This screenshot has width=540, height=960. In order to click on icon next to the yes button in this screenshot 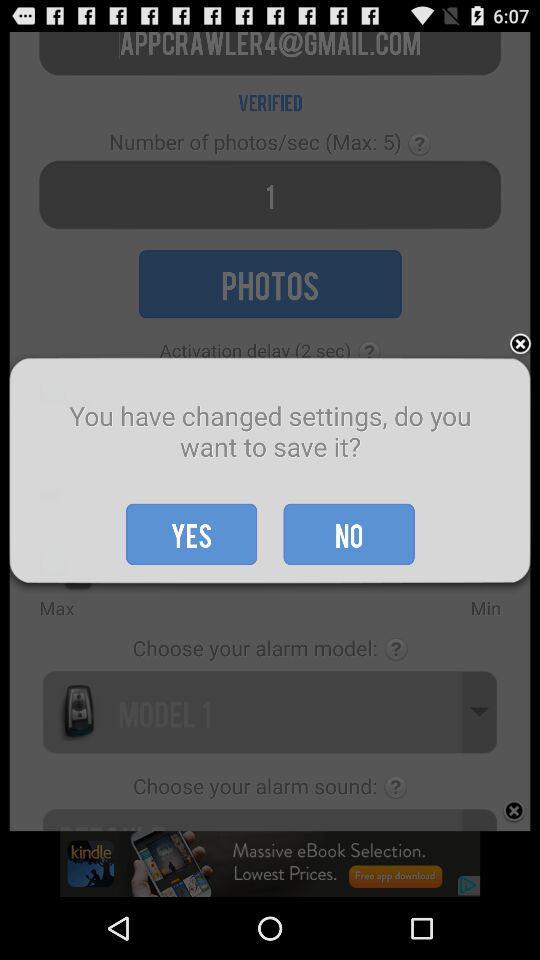, I will do `click(348, 533)`.